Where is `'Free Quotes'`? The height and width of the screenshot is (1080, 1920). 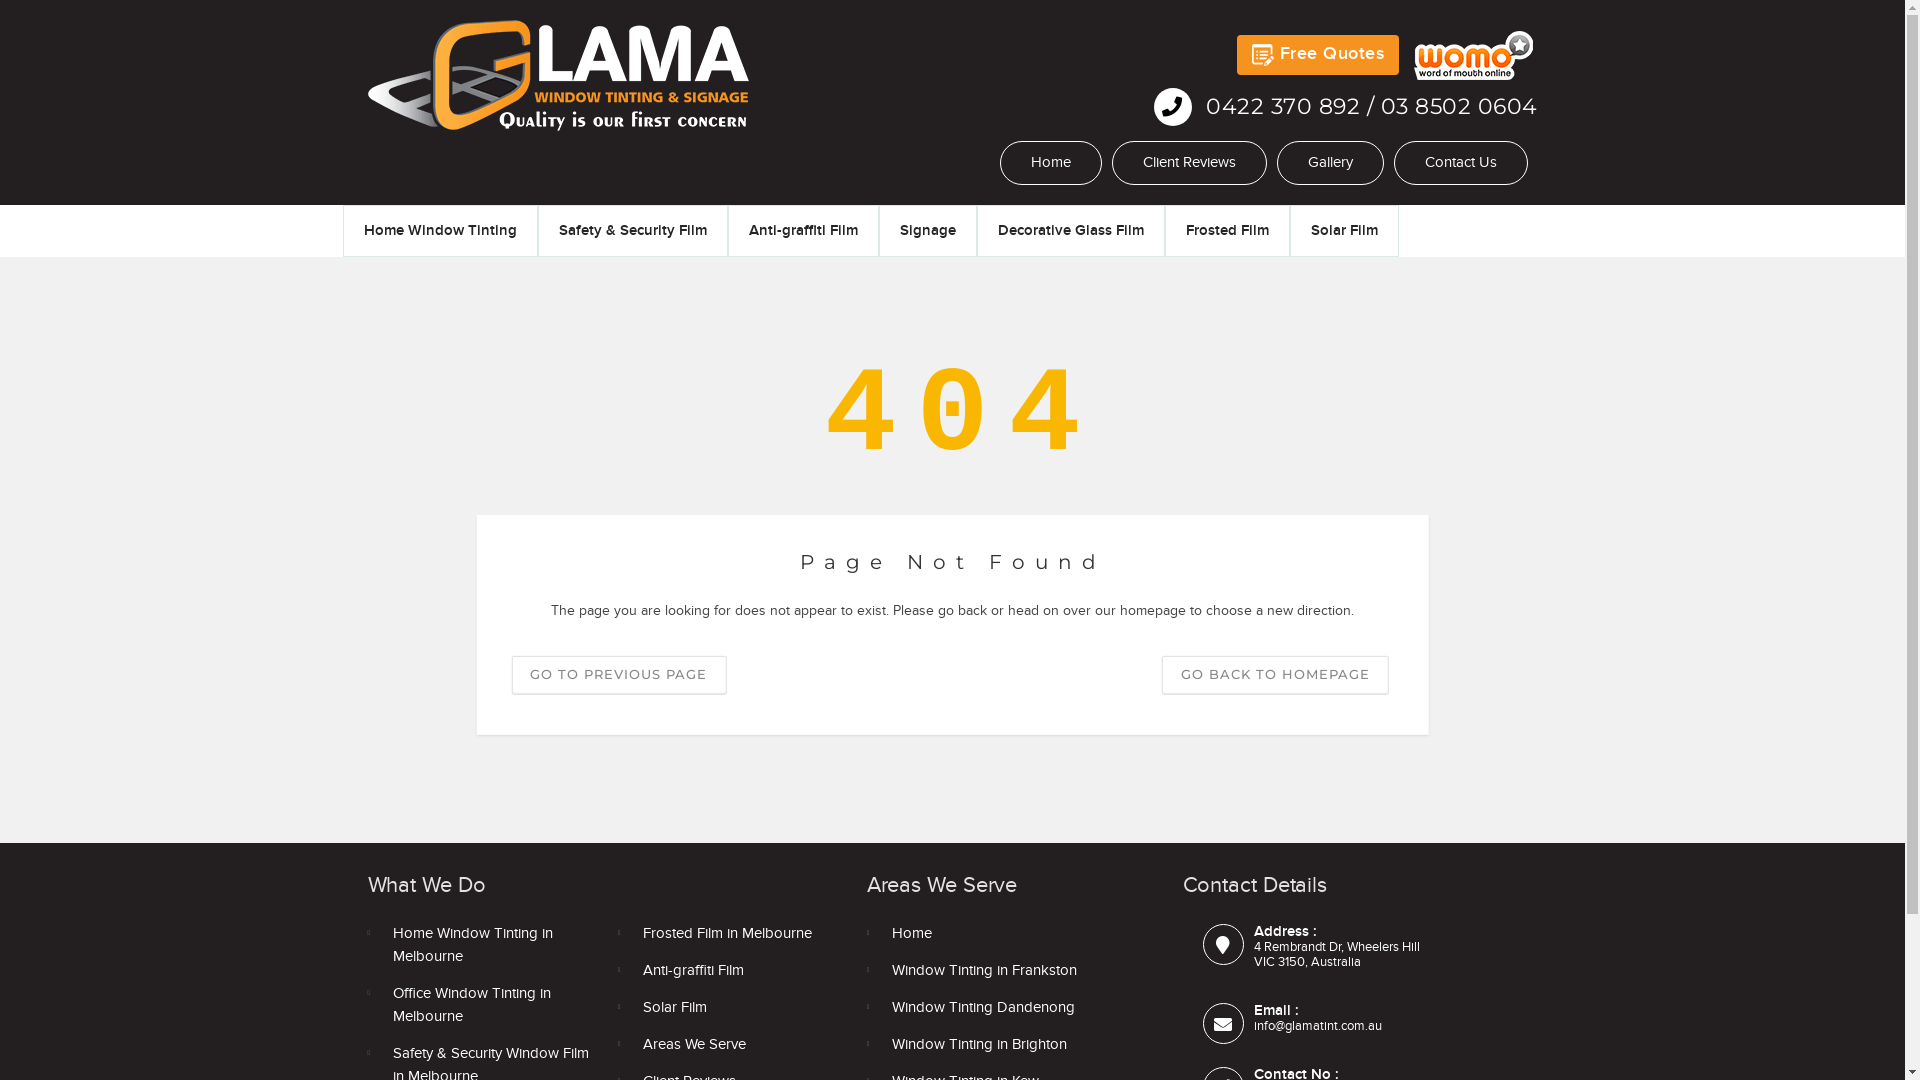
'Free Quotes' is located at coordinates (1236, 53).